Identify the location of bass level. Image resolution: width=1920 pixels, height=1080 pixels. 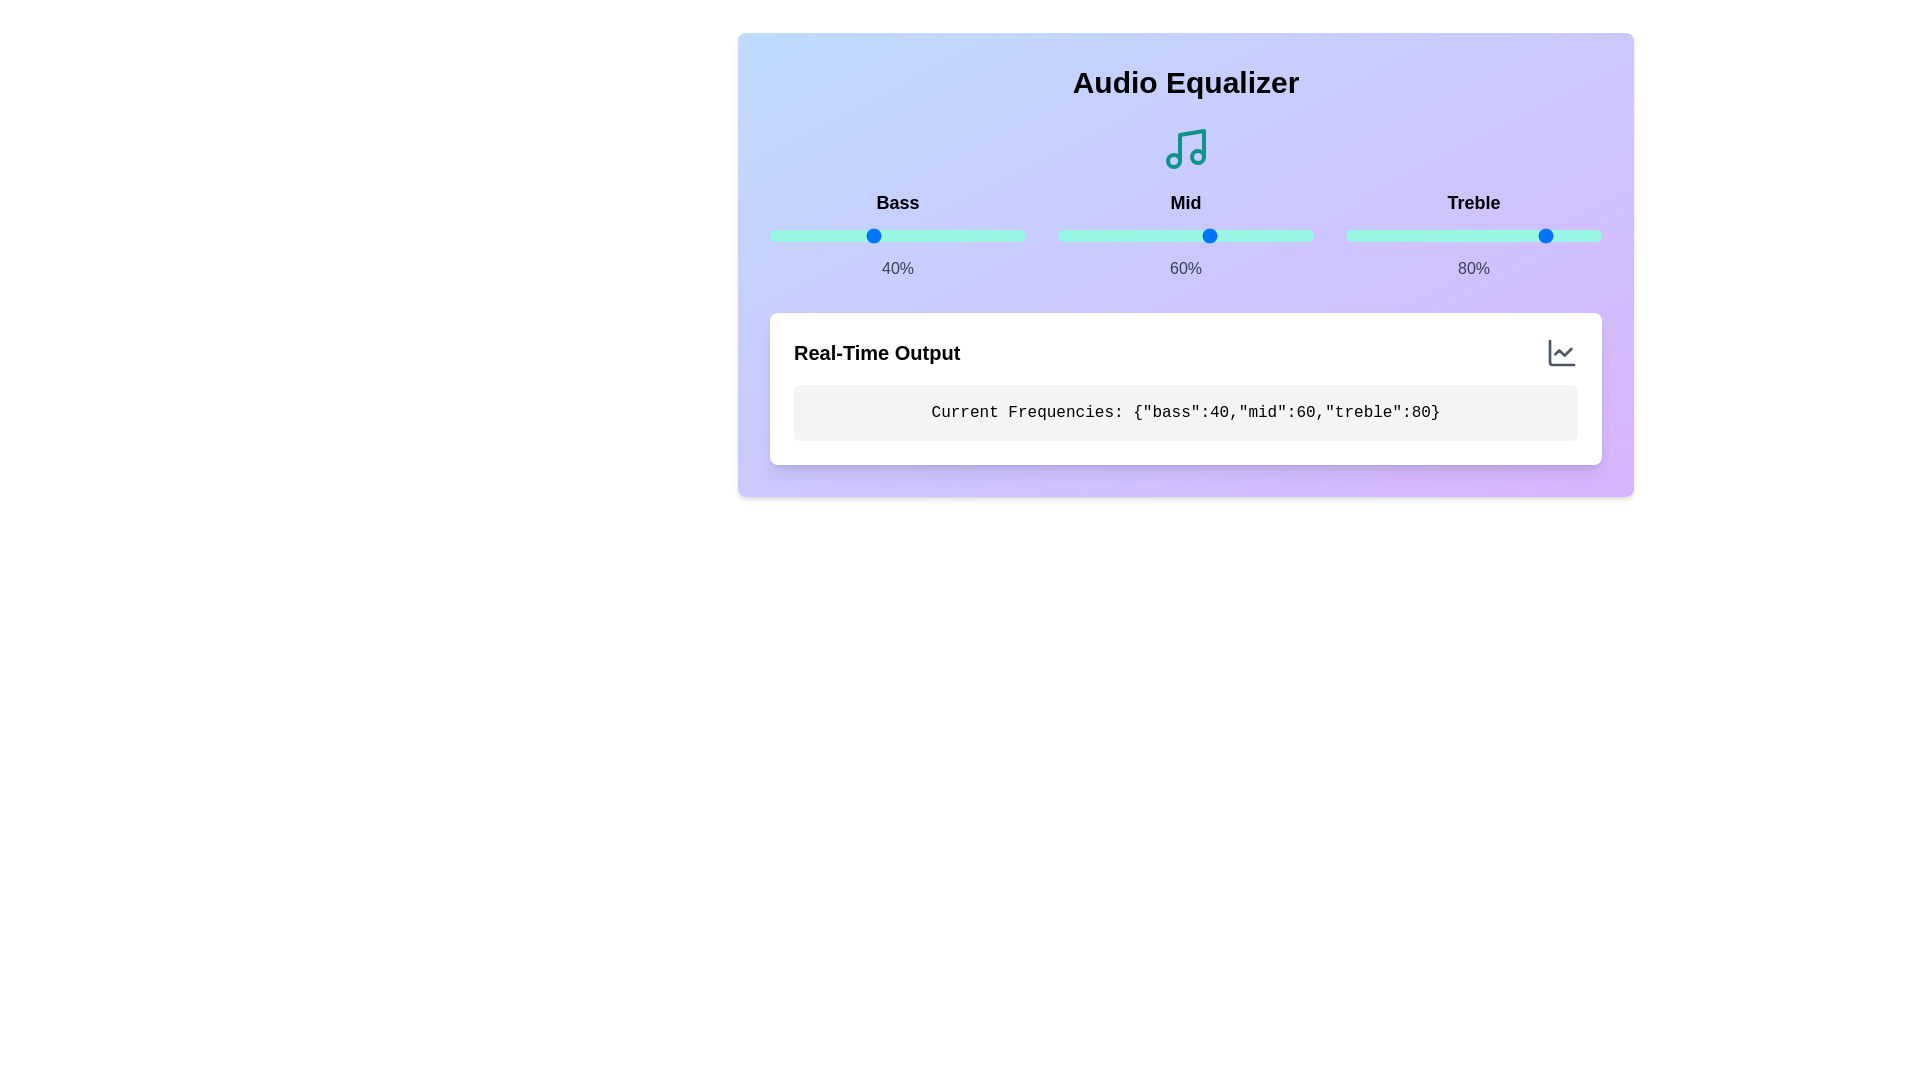
(859, 234).